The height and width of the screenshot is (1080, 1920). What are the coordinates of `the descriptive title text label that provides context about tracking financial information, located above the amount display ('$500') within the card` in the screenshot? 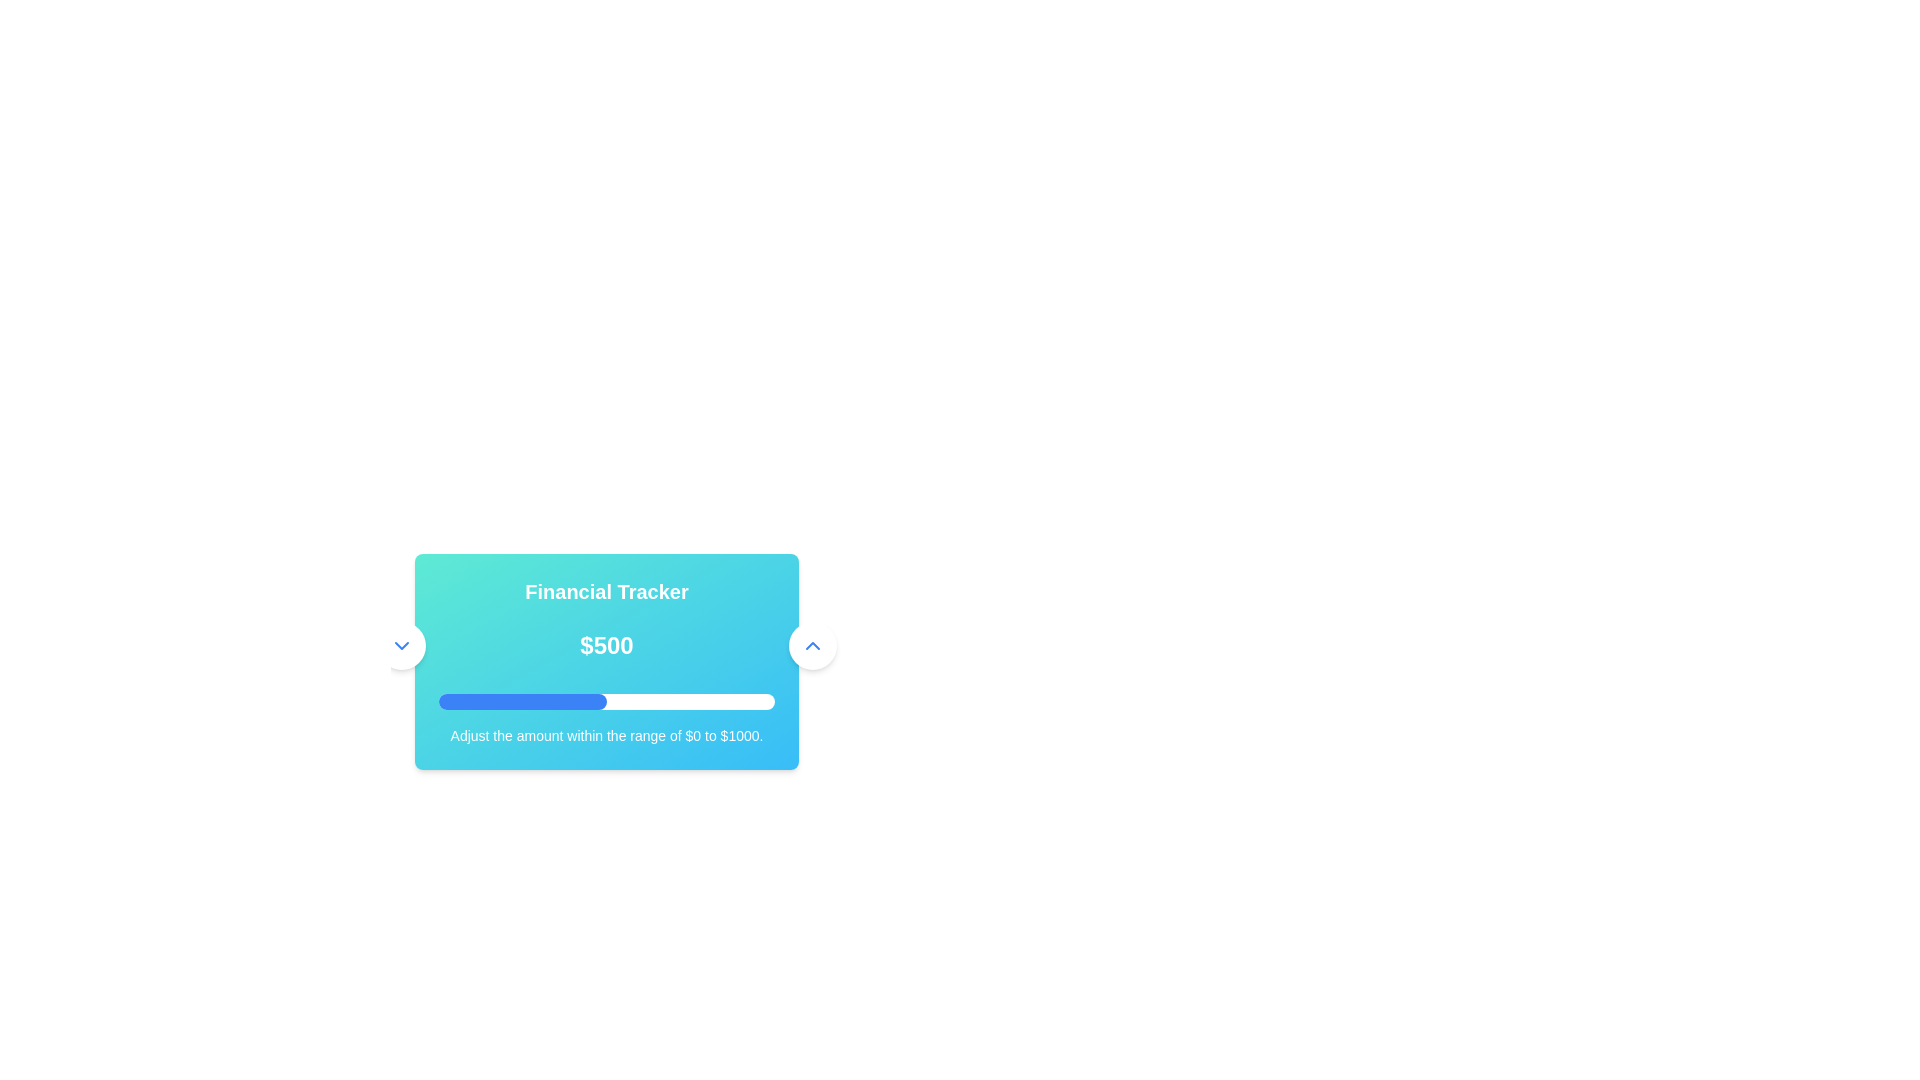 It's located at (605, 590).